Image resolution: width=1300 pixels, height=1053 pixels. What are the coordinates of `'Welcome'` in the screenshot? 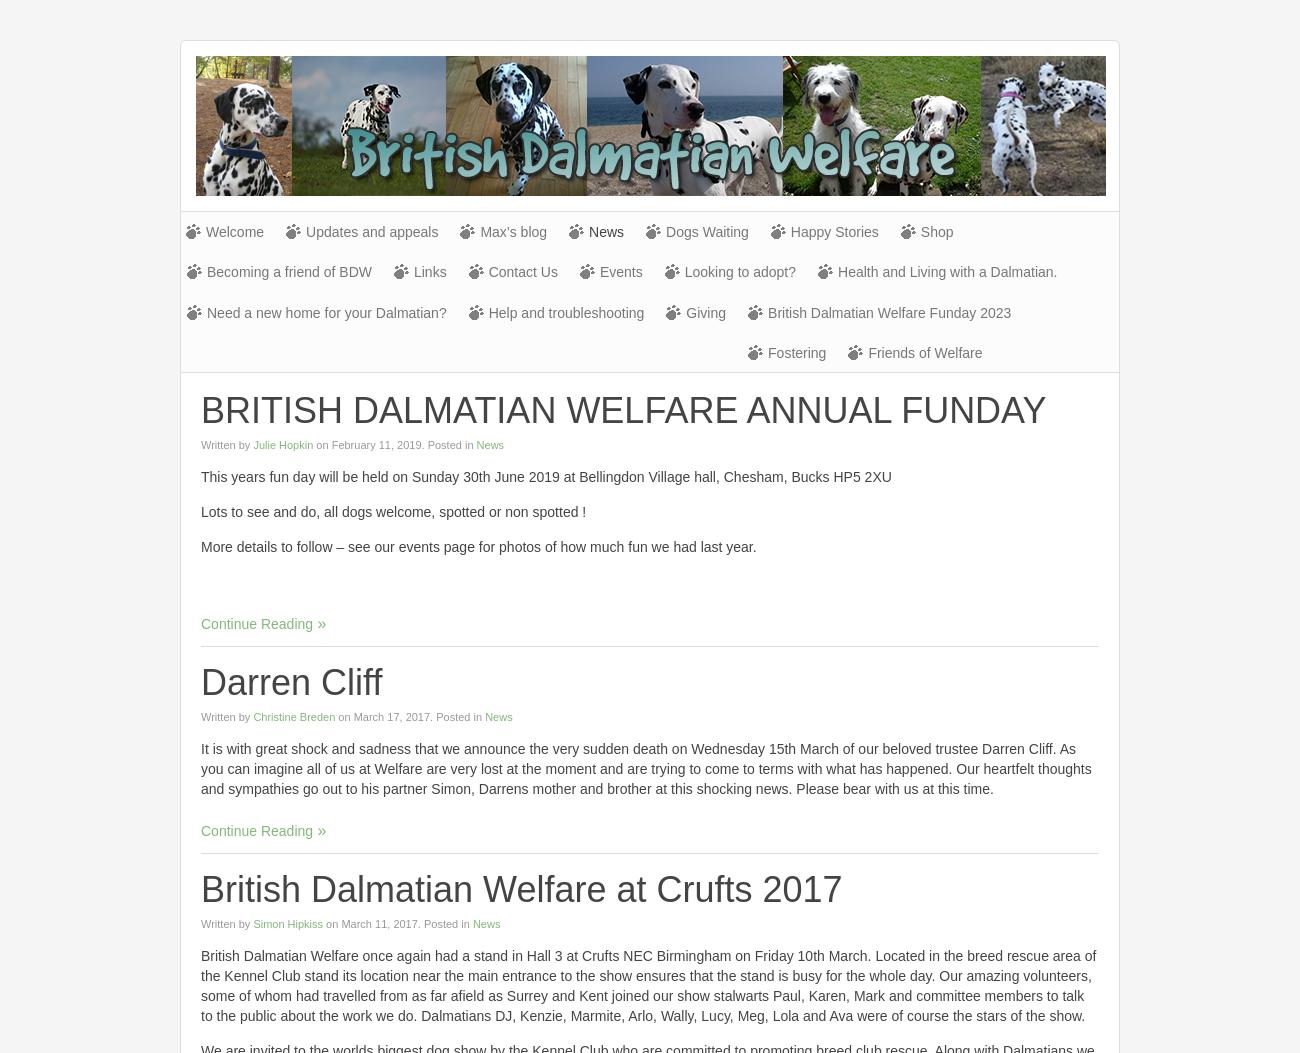 It's located at (234, 231).